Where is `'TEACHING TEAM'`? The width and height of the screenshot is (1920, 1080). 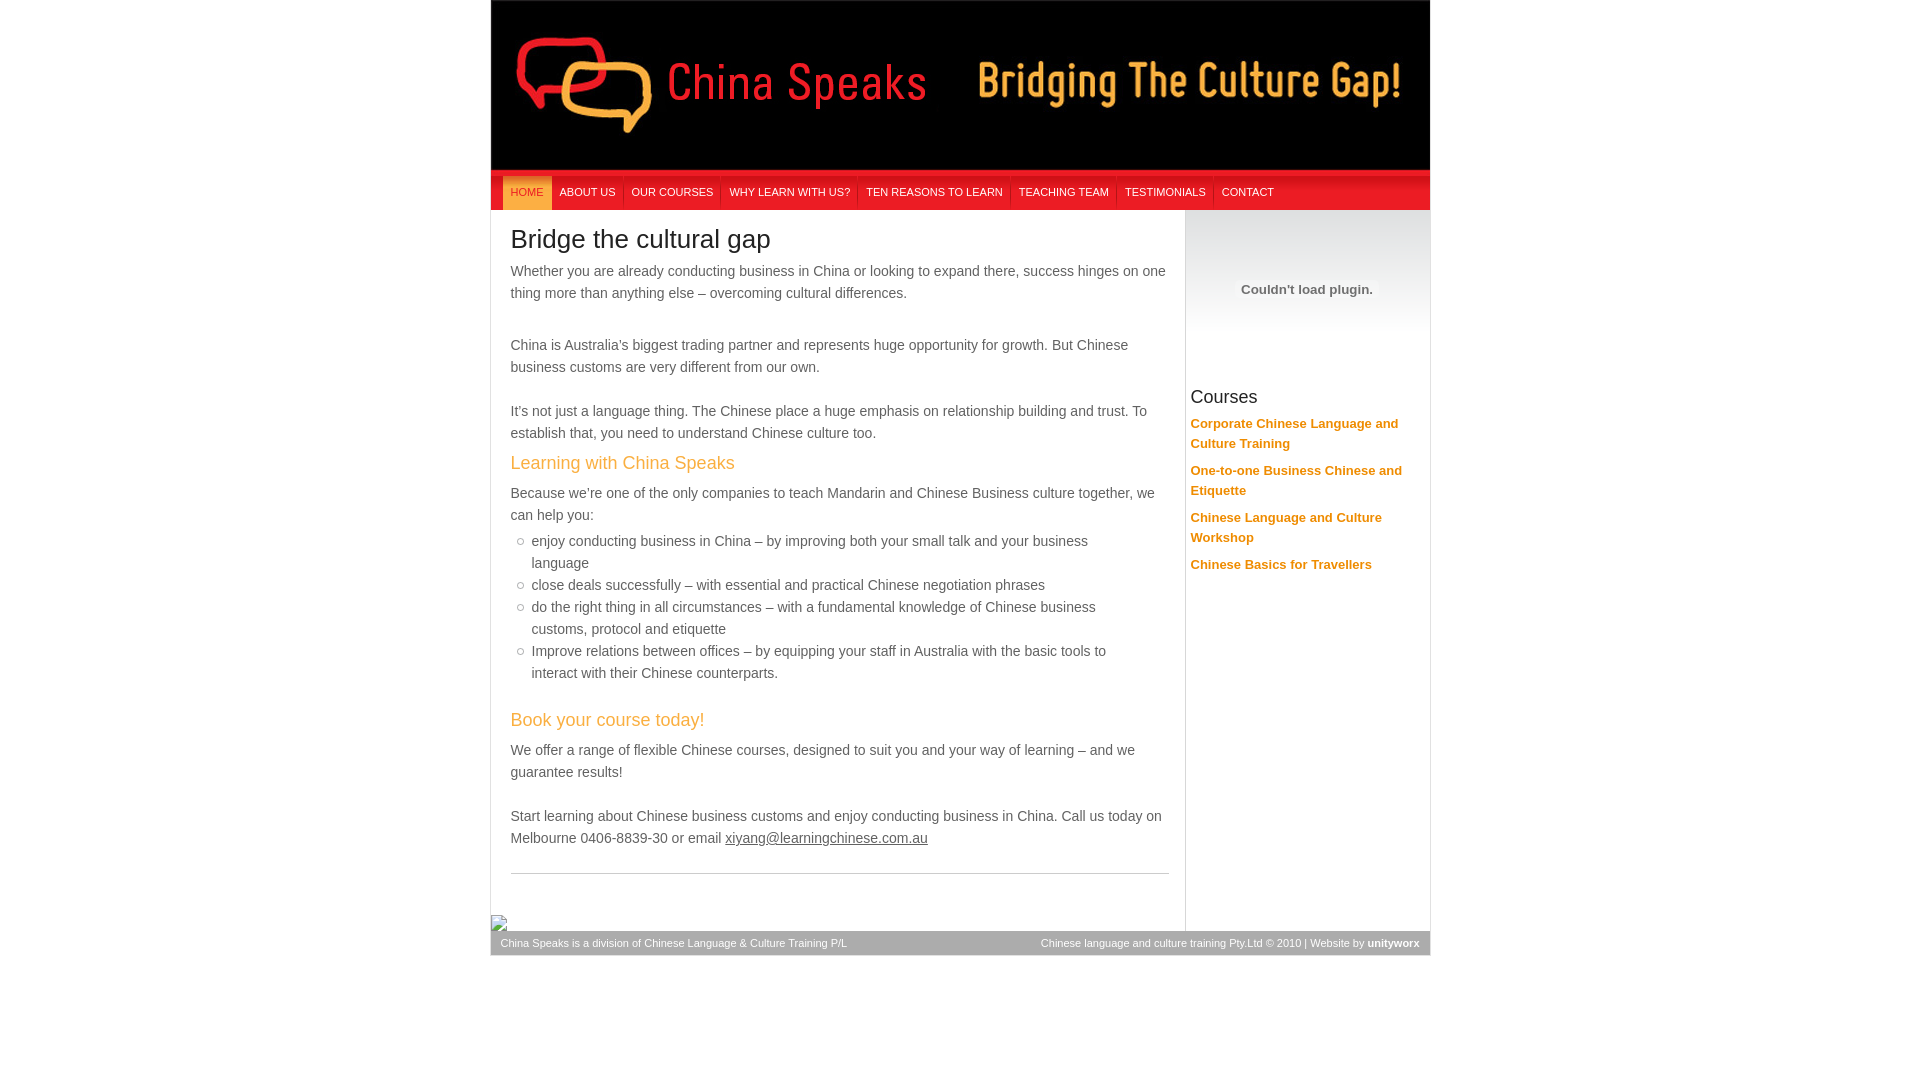
'TEACHING TEAM' is located at coordinates (1063, 192).